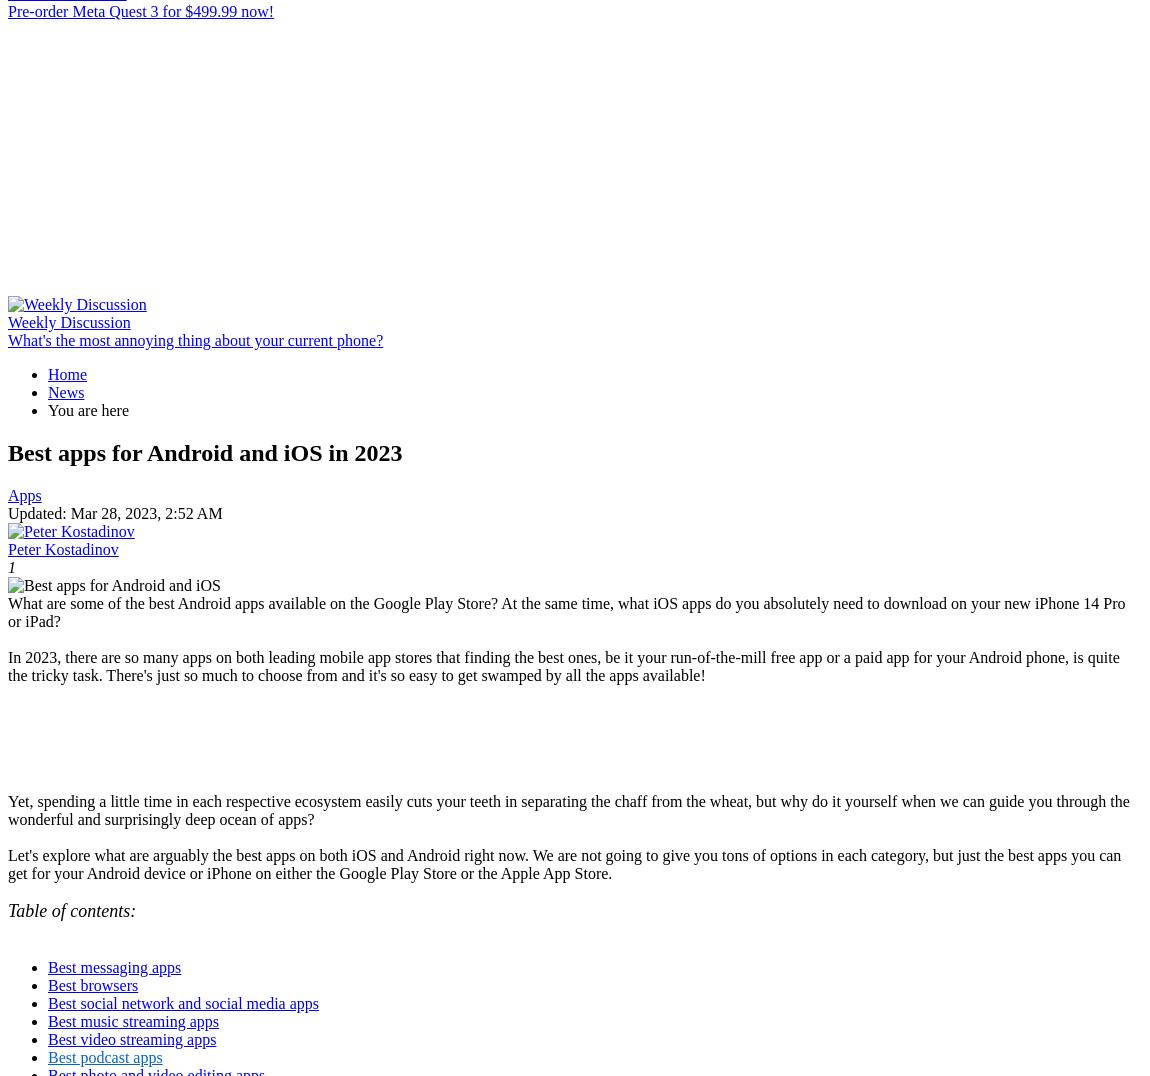 The image size is (1150, 1076). I want to click on '1', so click(10, 565).